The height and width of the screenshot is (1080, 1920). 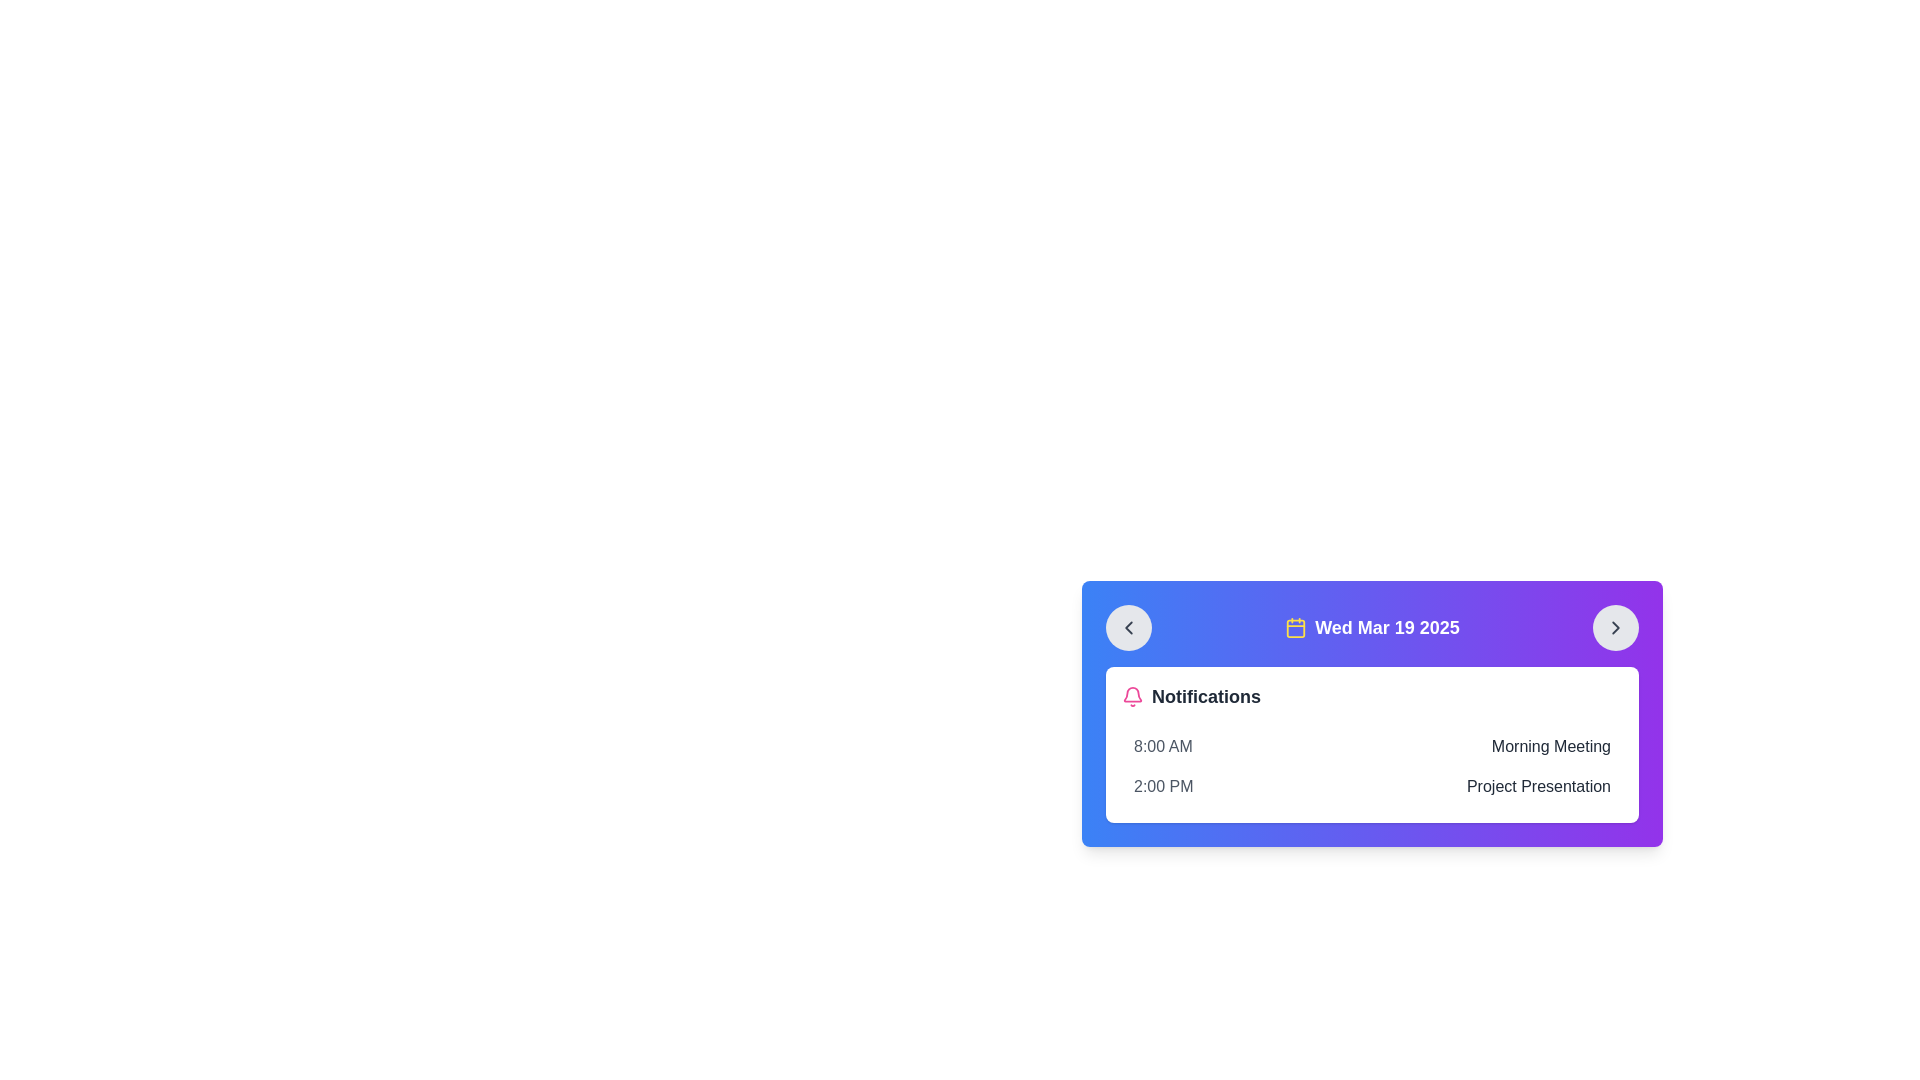 What do you see at coordinates (1128, 627) in the screenshot?
I see `the circular button with a light gray background and a dark chevron-left icon to trigger the background color change effect` at bounding box center [1128, 627].